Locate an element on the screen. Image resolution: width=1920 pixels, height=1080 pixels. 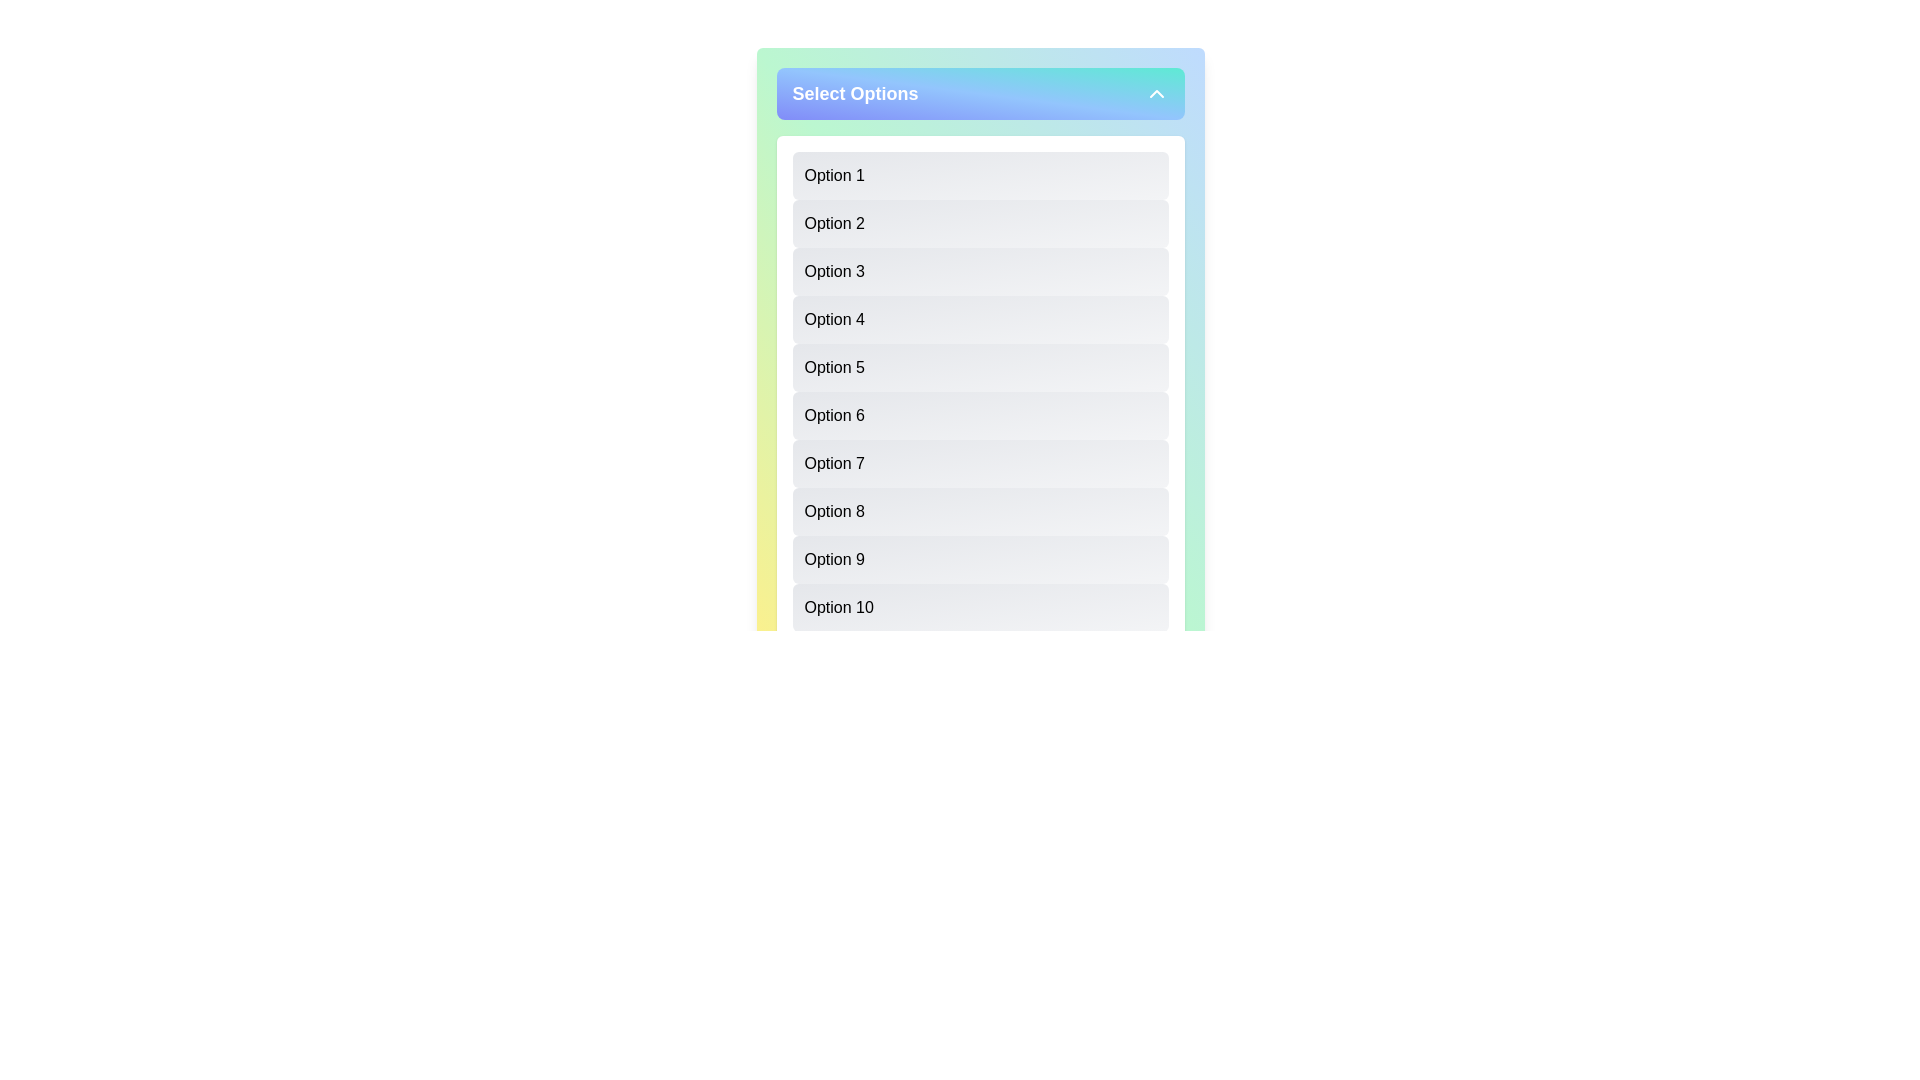
the fourth selectable option label in the 'Select Options' list is located at coordinates (834, 319).